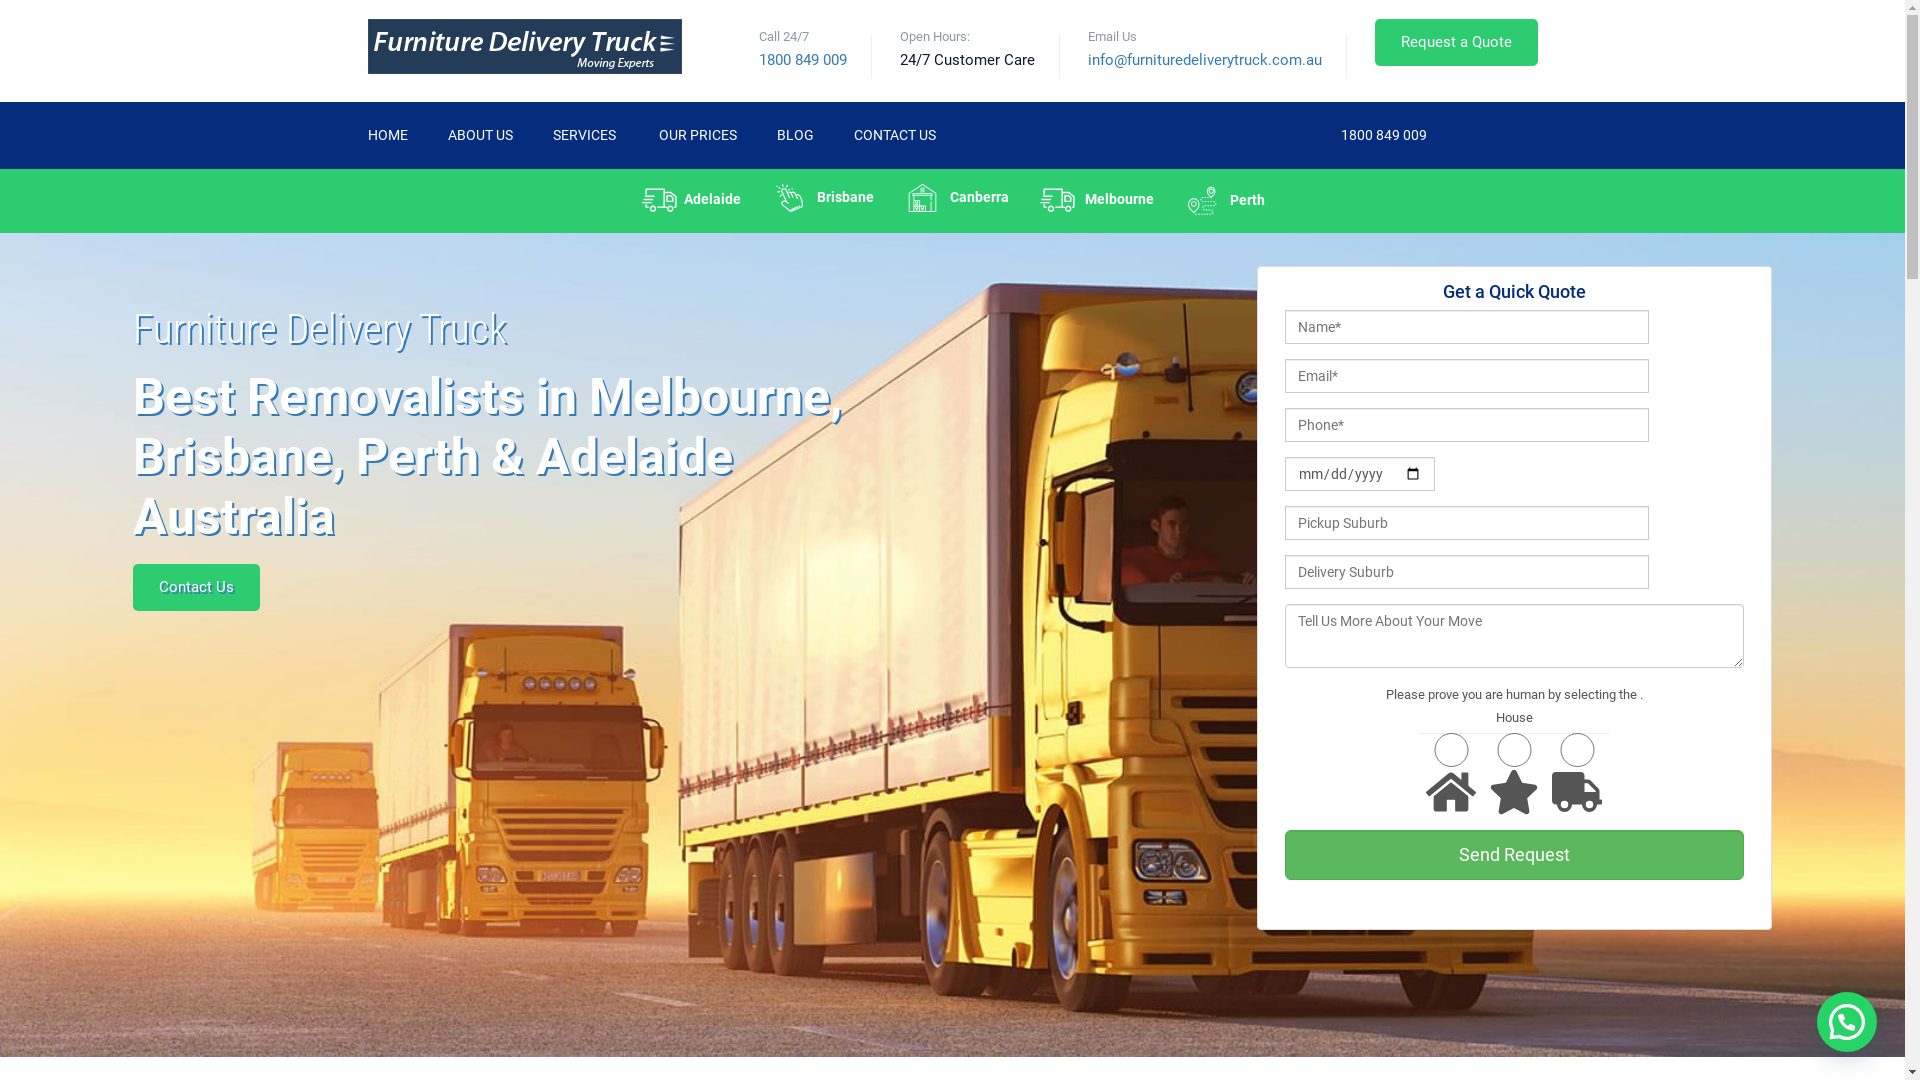  Describe the element at coordinates (822, 197) in the screenshot. I see `'Brisbane'` at that location.